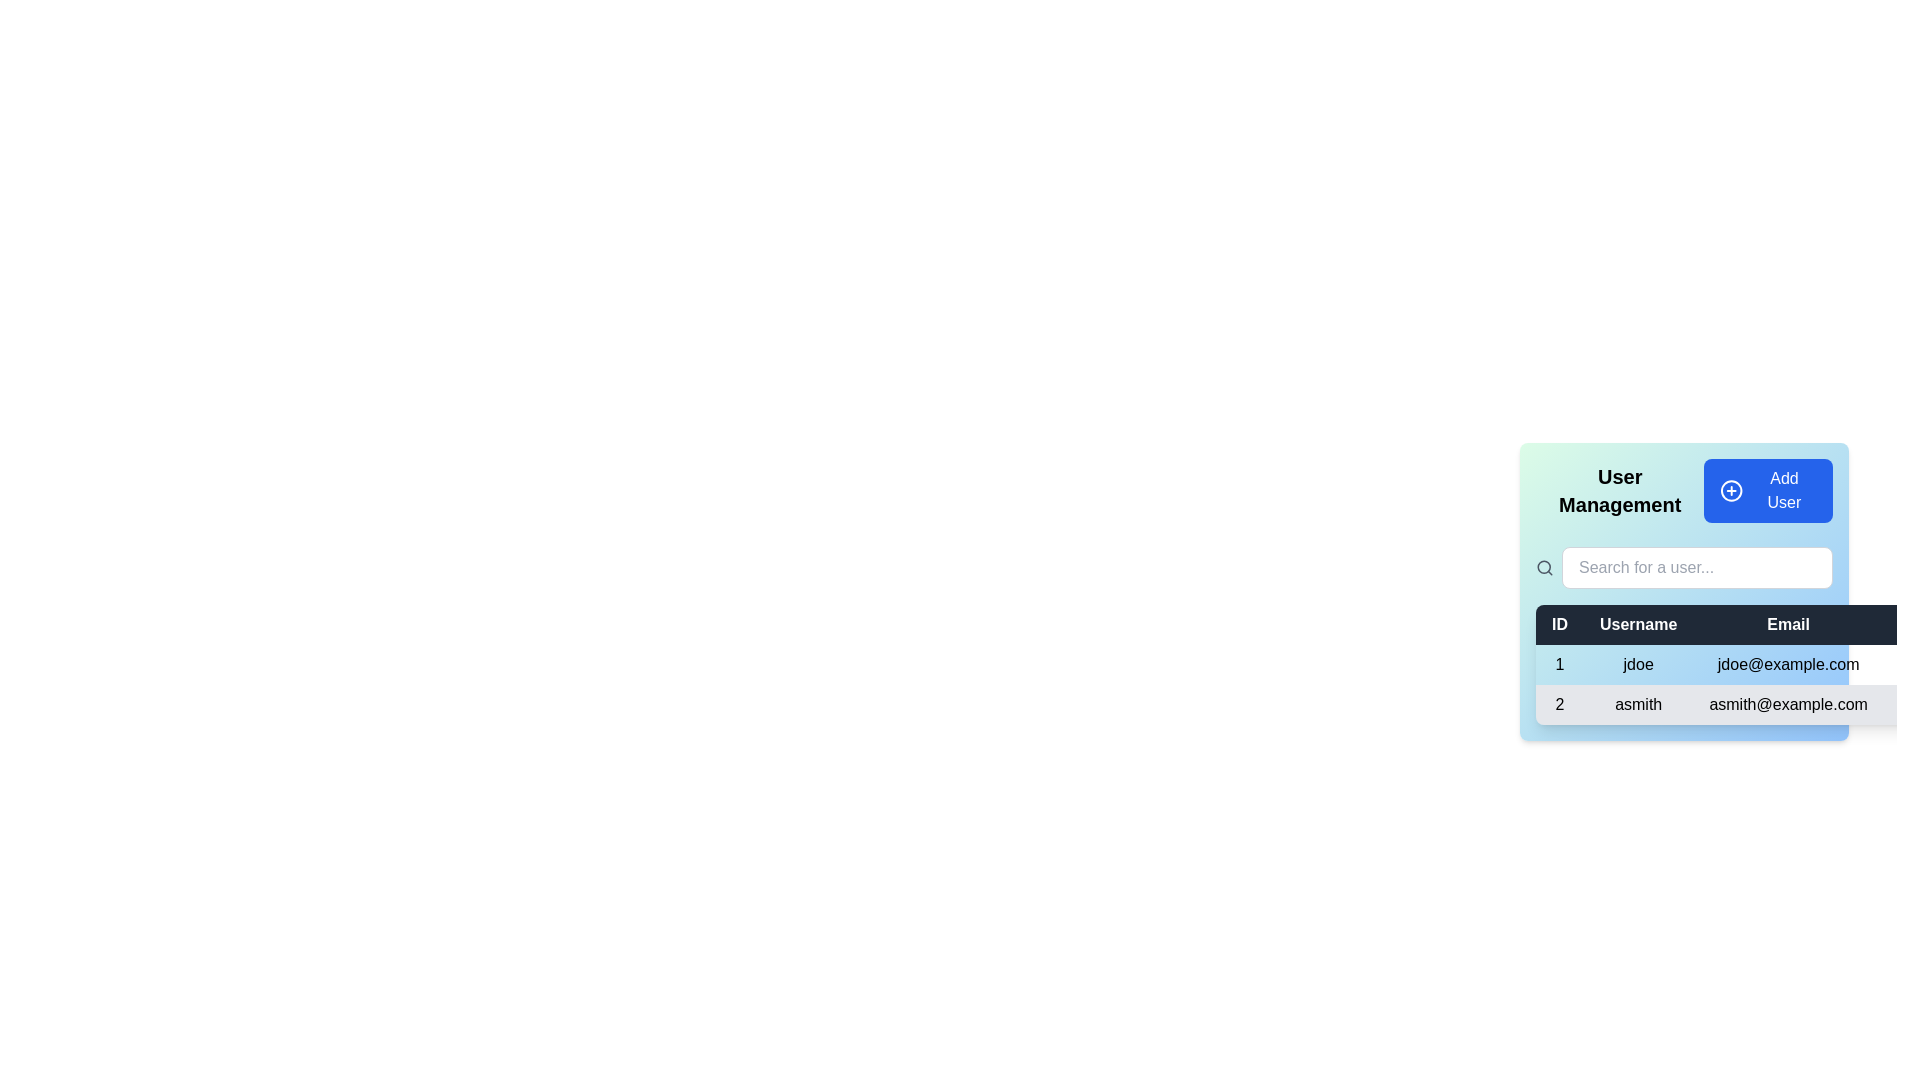  Describe the element at coordinates (1788, 623) in the screenshot. I see `the 'Email' text label, which is styled as a table header with a dark background and white text, positioned between the 'Username' and 'Status' column headers` at that location.